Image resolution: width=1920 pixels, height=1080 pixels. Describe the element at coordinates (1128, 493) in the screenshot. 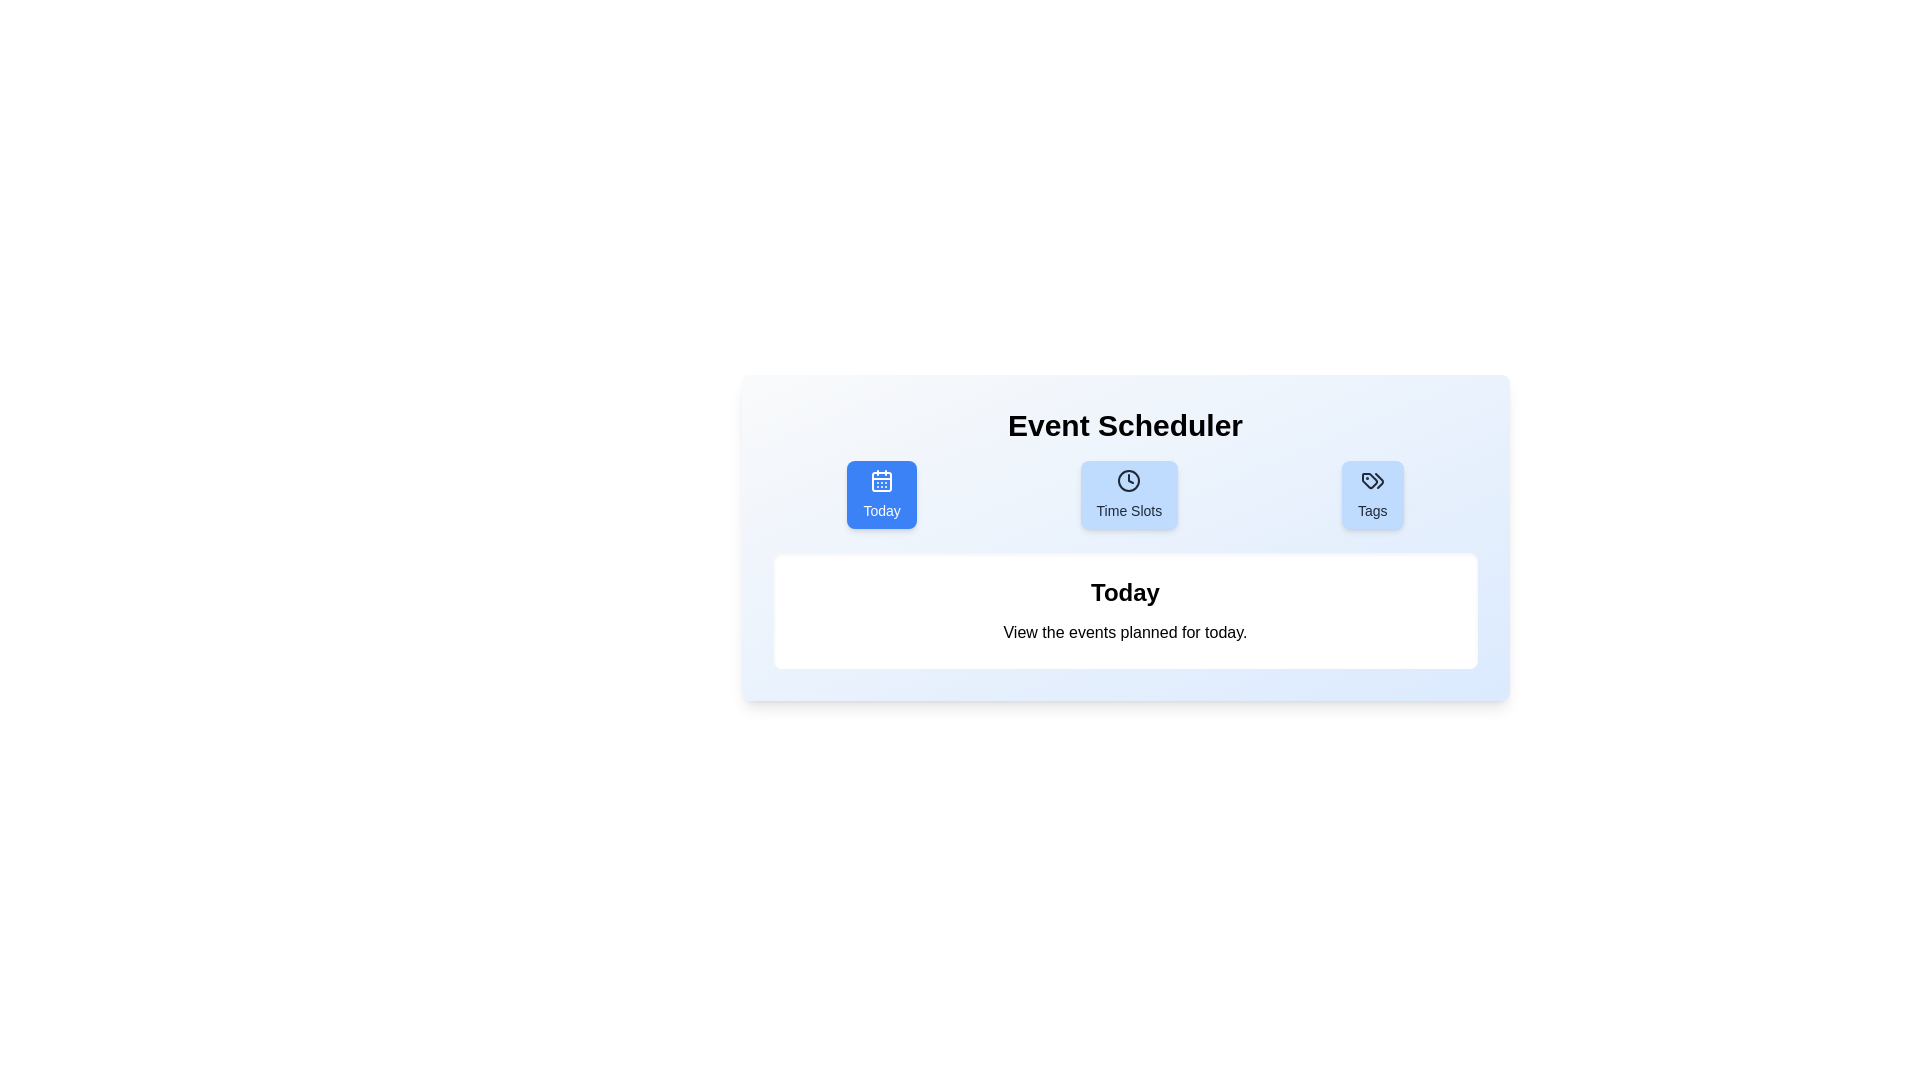

I see `the tab button labeled Time Slots` at that location.